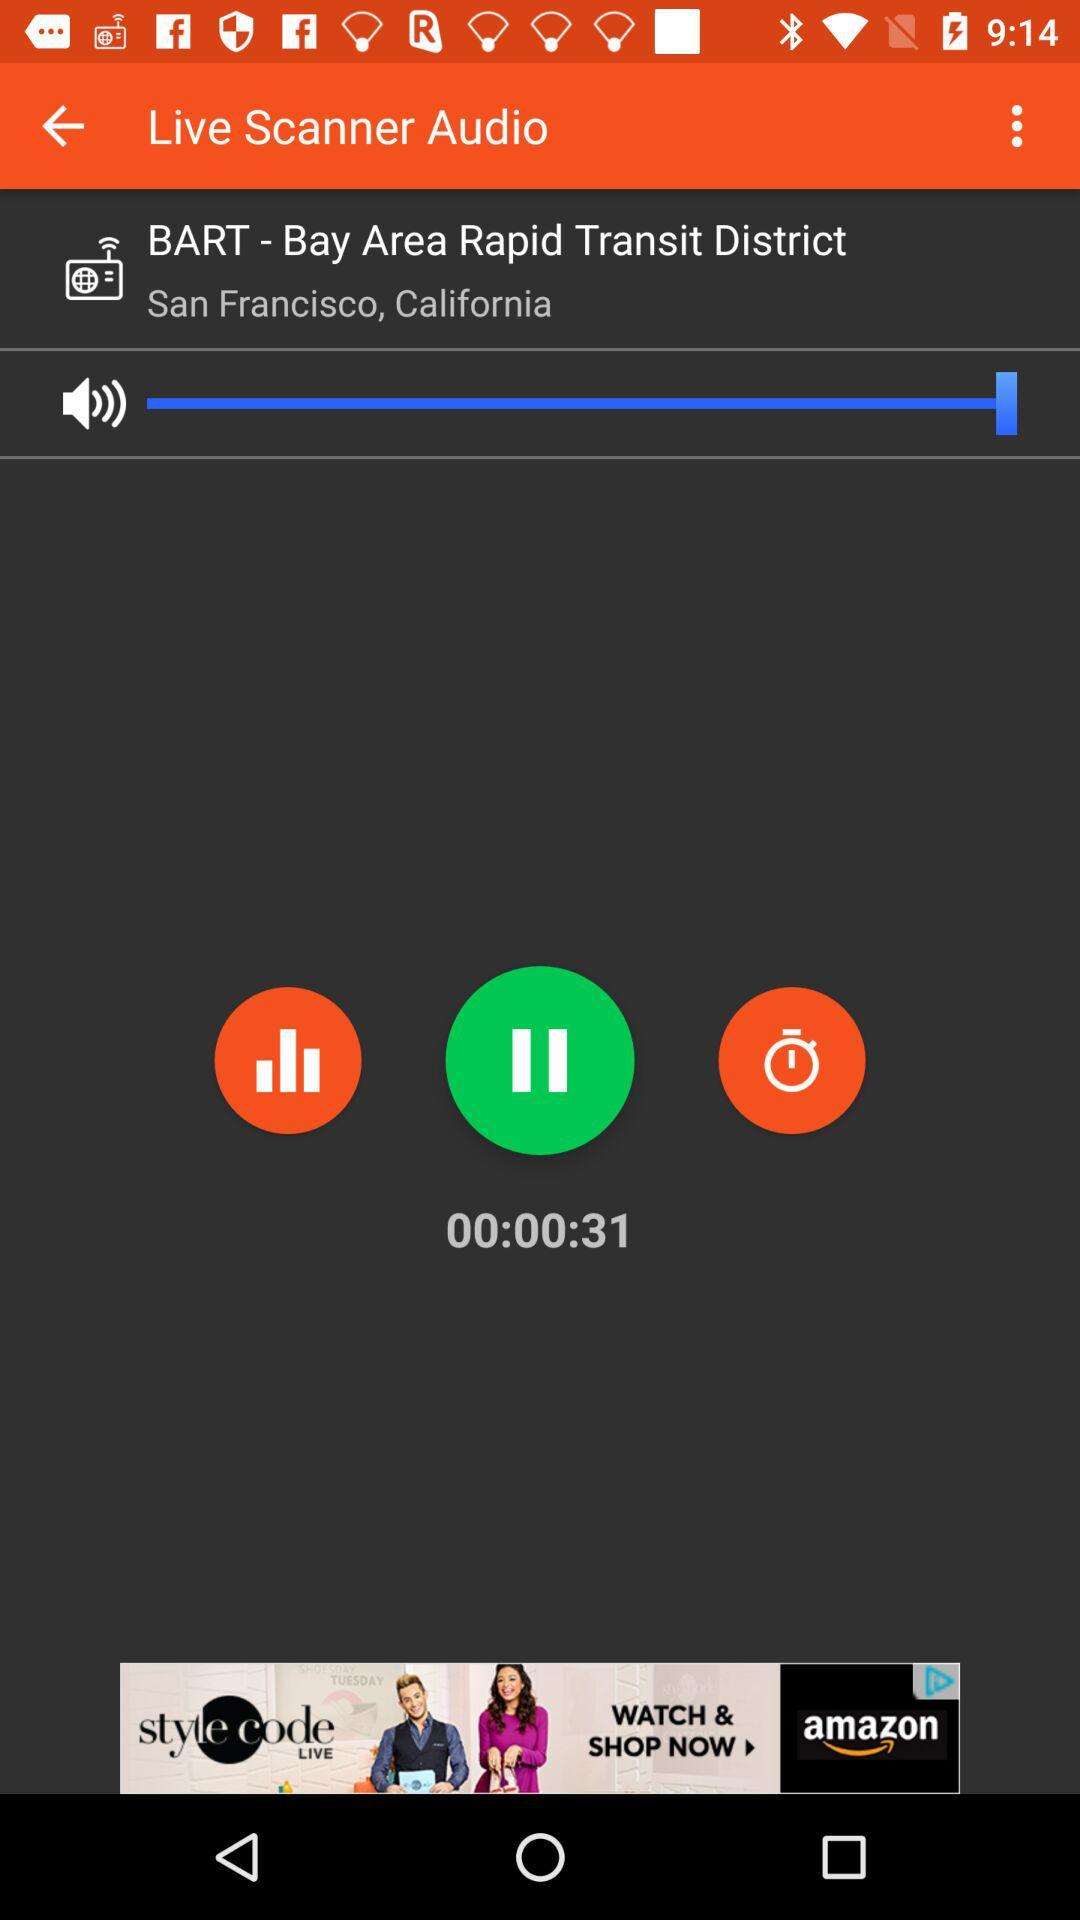 The image size is (1080, 1920). What do you see at coordinates (540, 1059) in the screenshot?
I see `and pause button` at bounding box center [540, 1059].